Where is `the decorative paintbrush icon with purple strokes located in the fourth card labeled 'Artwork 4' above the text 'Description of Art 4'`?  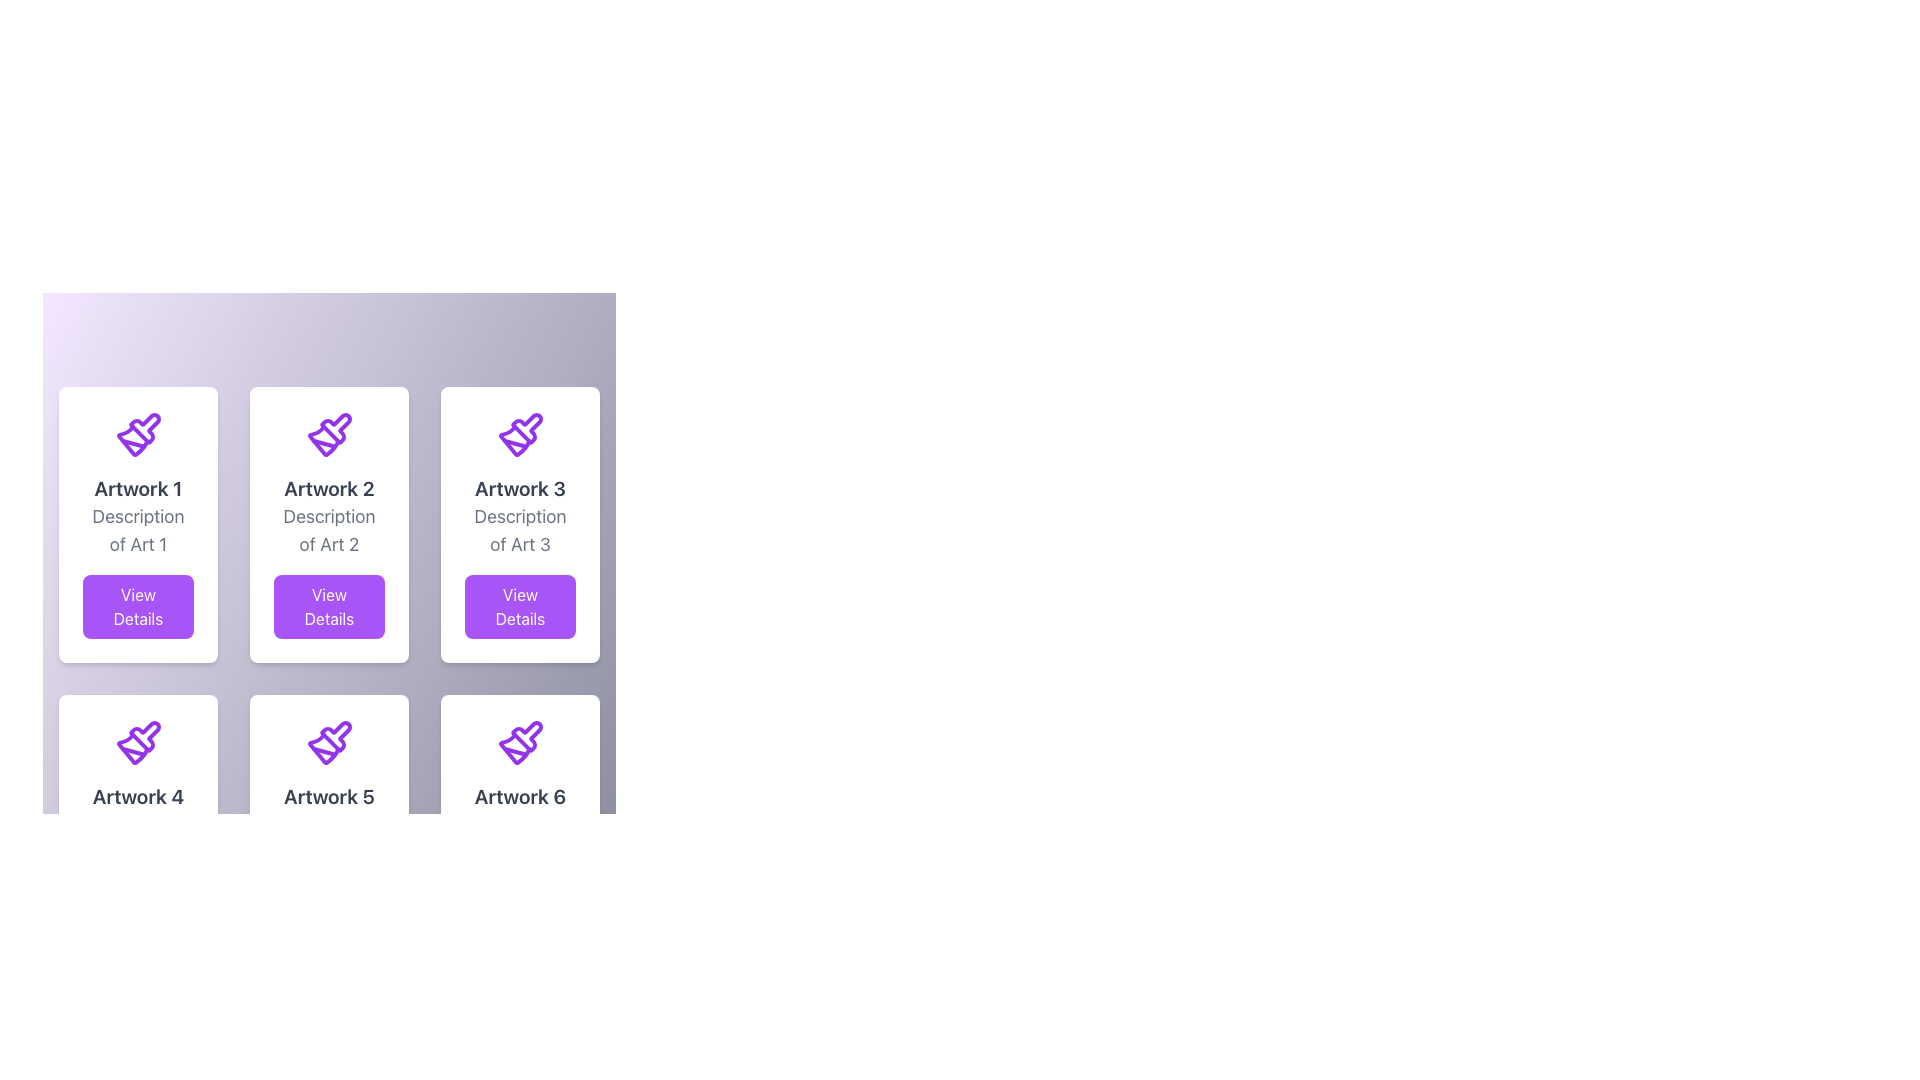
the decorative paintbrush icon with purple strokes located in the fourth card labeled 'Artwork 4' above the text 'Description of Art 4' is located at coordinates (137, 743).